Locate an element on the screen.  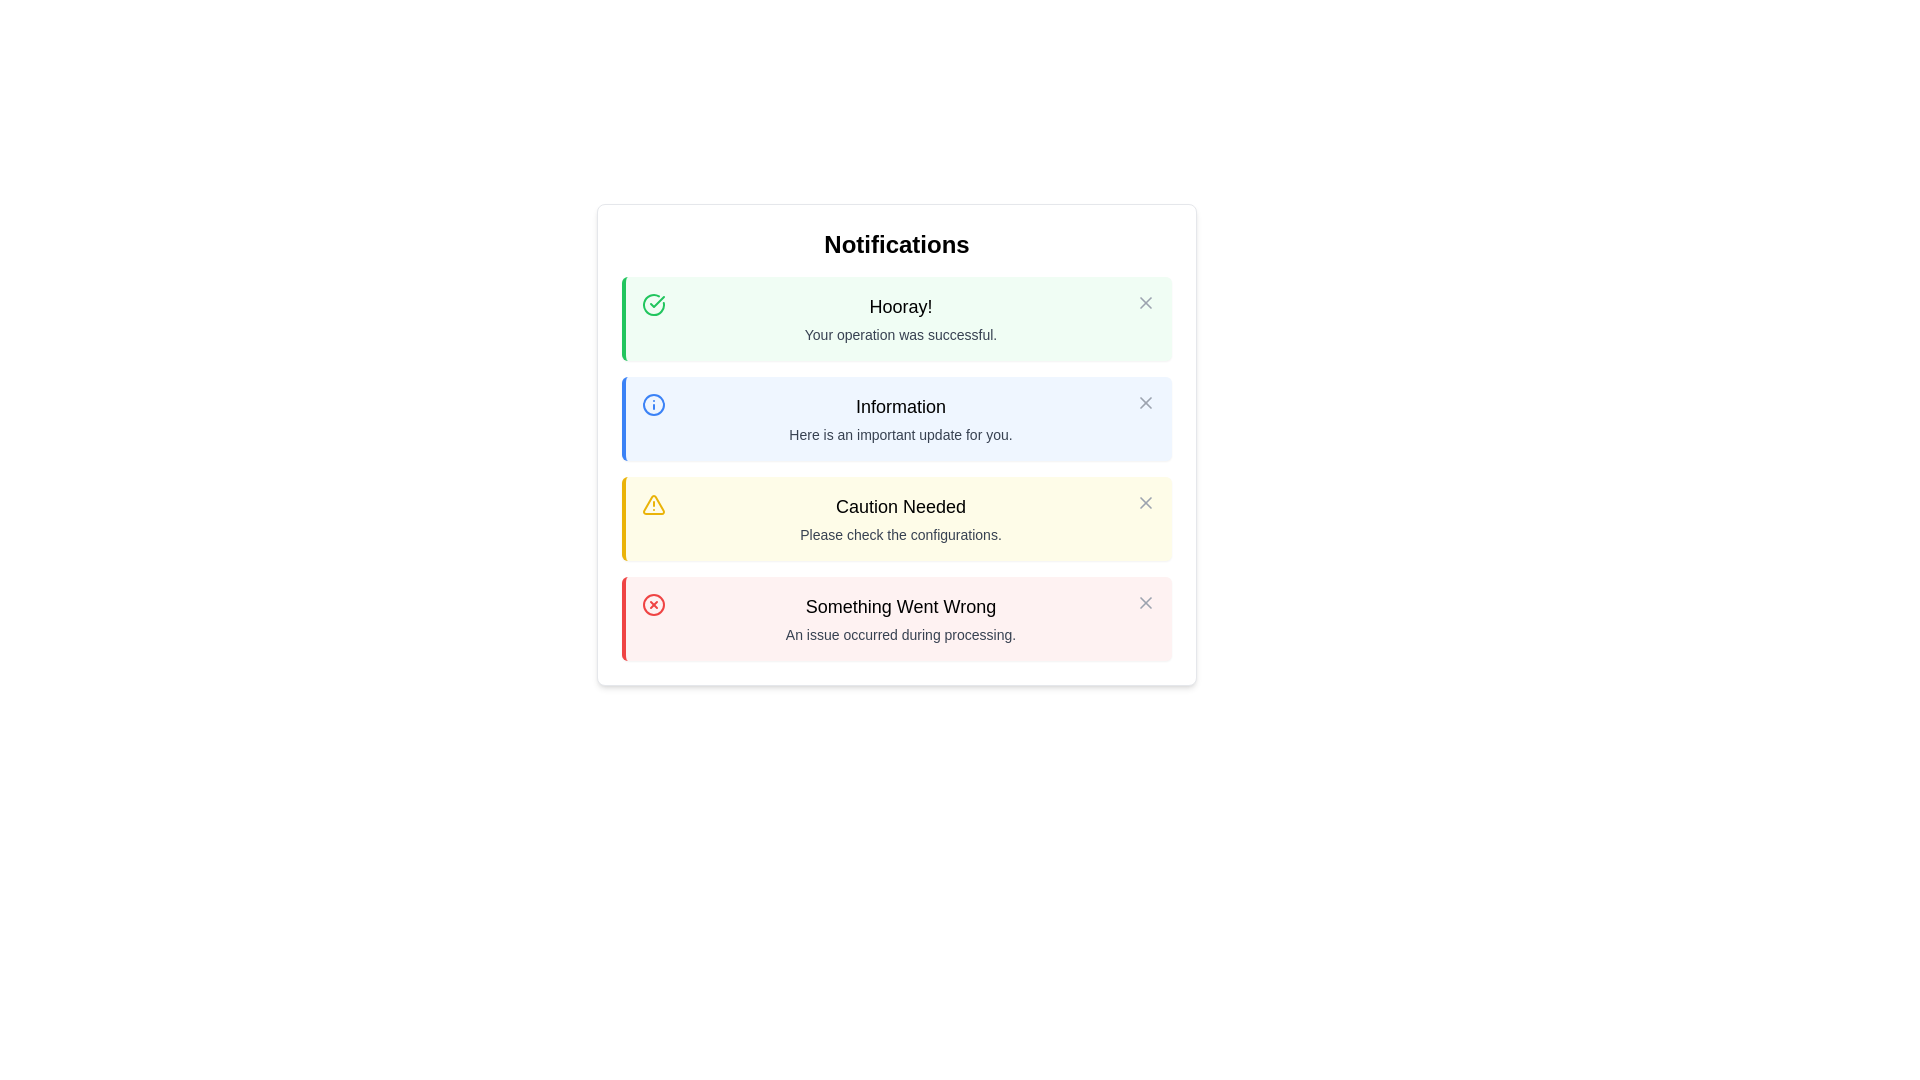
the alert icon indicating an important warning or cautionary message, which is located in the leftmost part of the 'Caution Needed' notification, the third in a vertical list of four notifications is located at coordinates (653, 504).